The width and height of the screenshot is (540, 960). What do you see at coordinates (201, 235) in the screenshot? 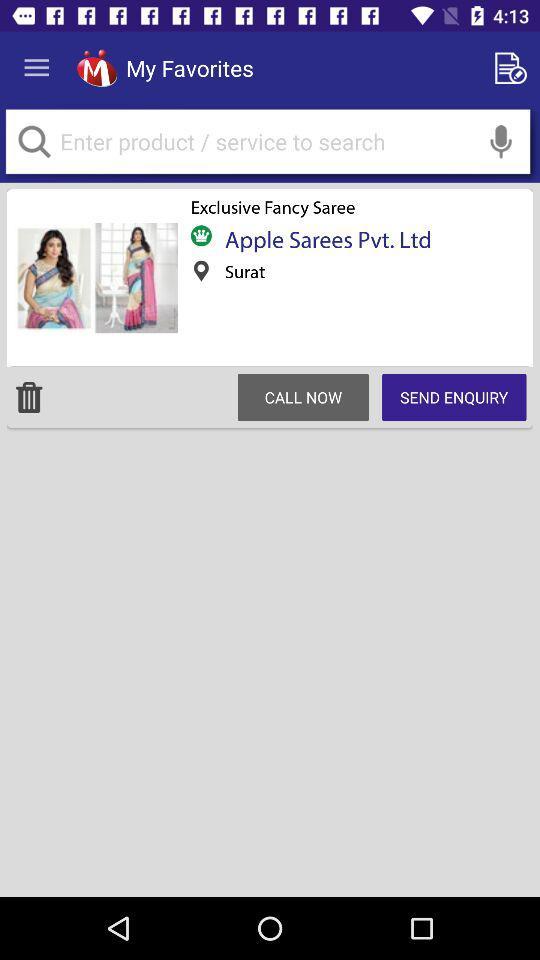
I see `the logo above the location icon` at bounding box center [201, 235].